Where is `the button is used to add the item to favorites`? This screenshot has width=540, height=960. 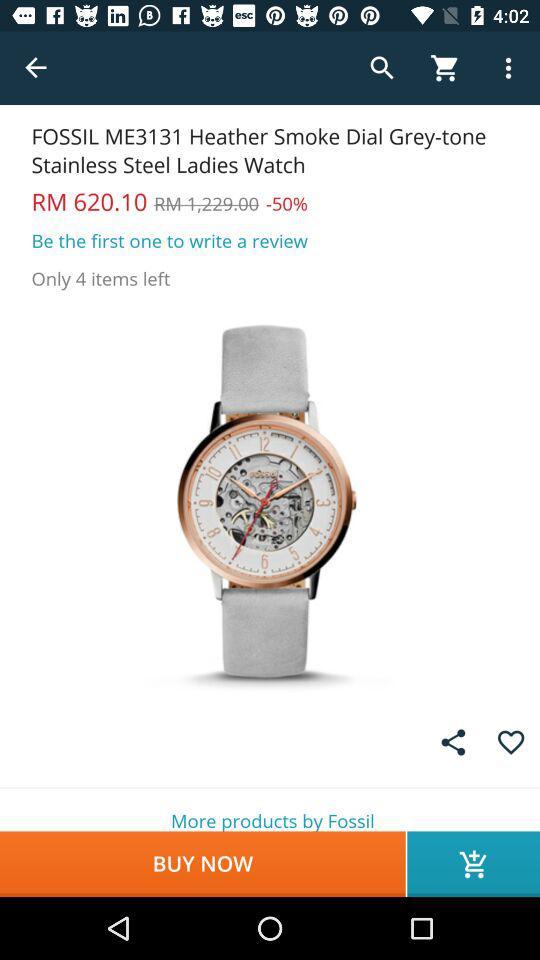
the button is used to add the item to favorites is located at coordinates (511, 741).